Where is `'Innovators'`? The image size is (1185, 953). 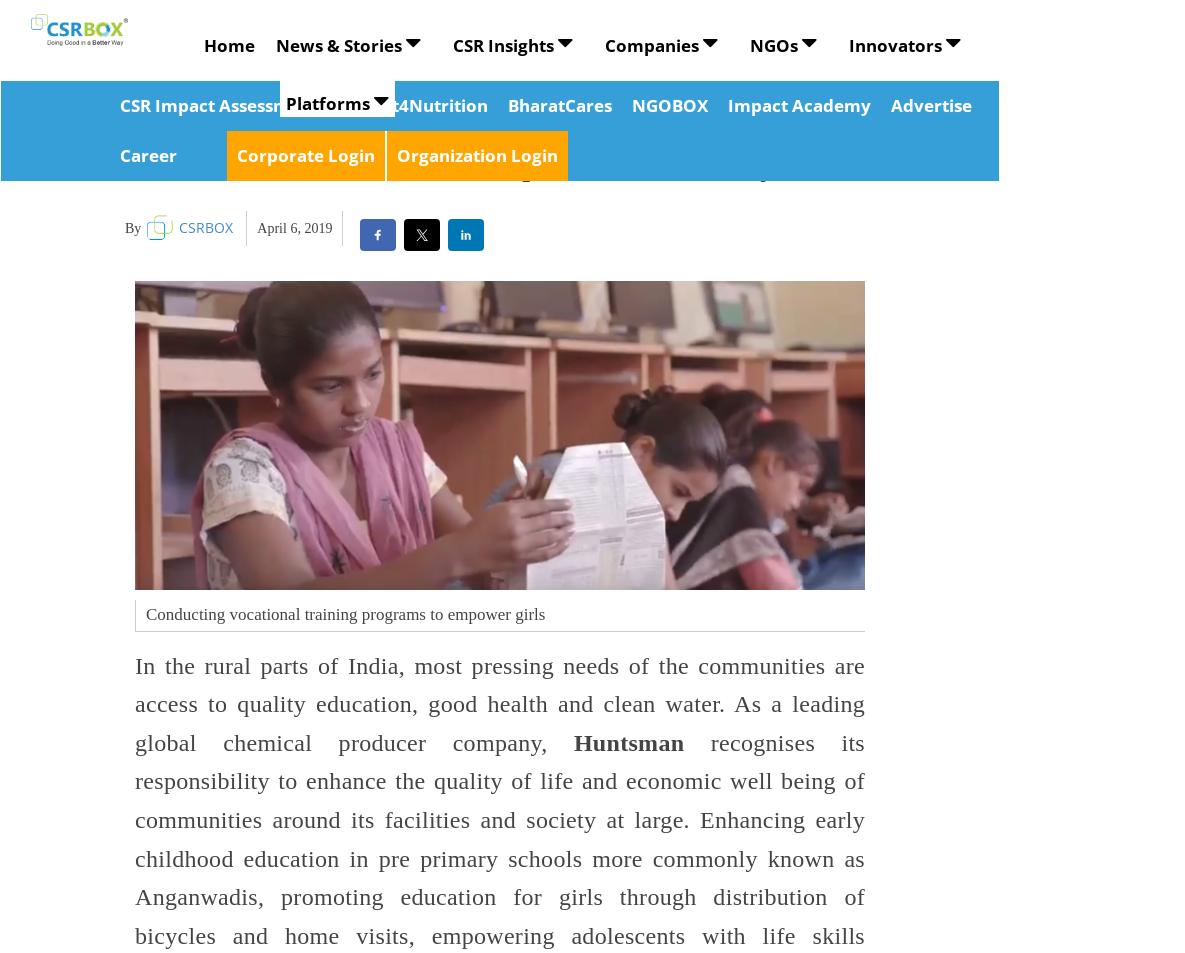
'Innovators' is located at coordinates (896, 44).